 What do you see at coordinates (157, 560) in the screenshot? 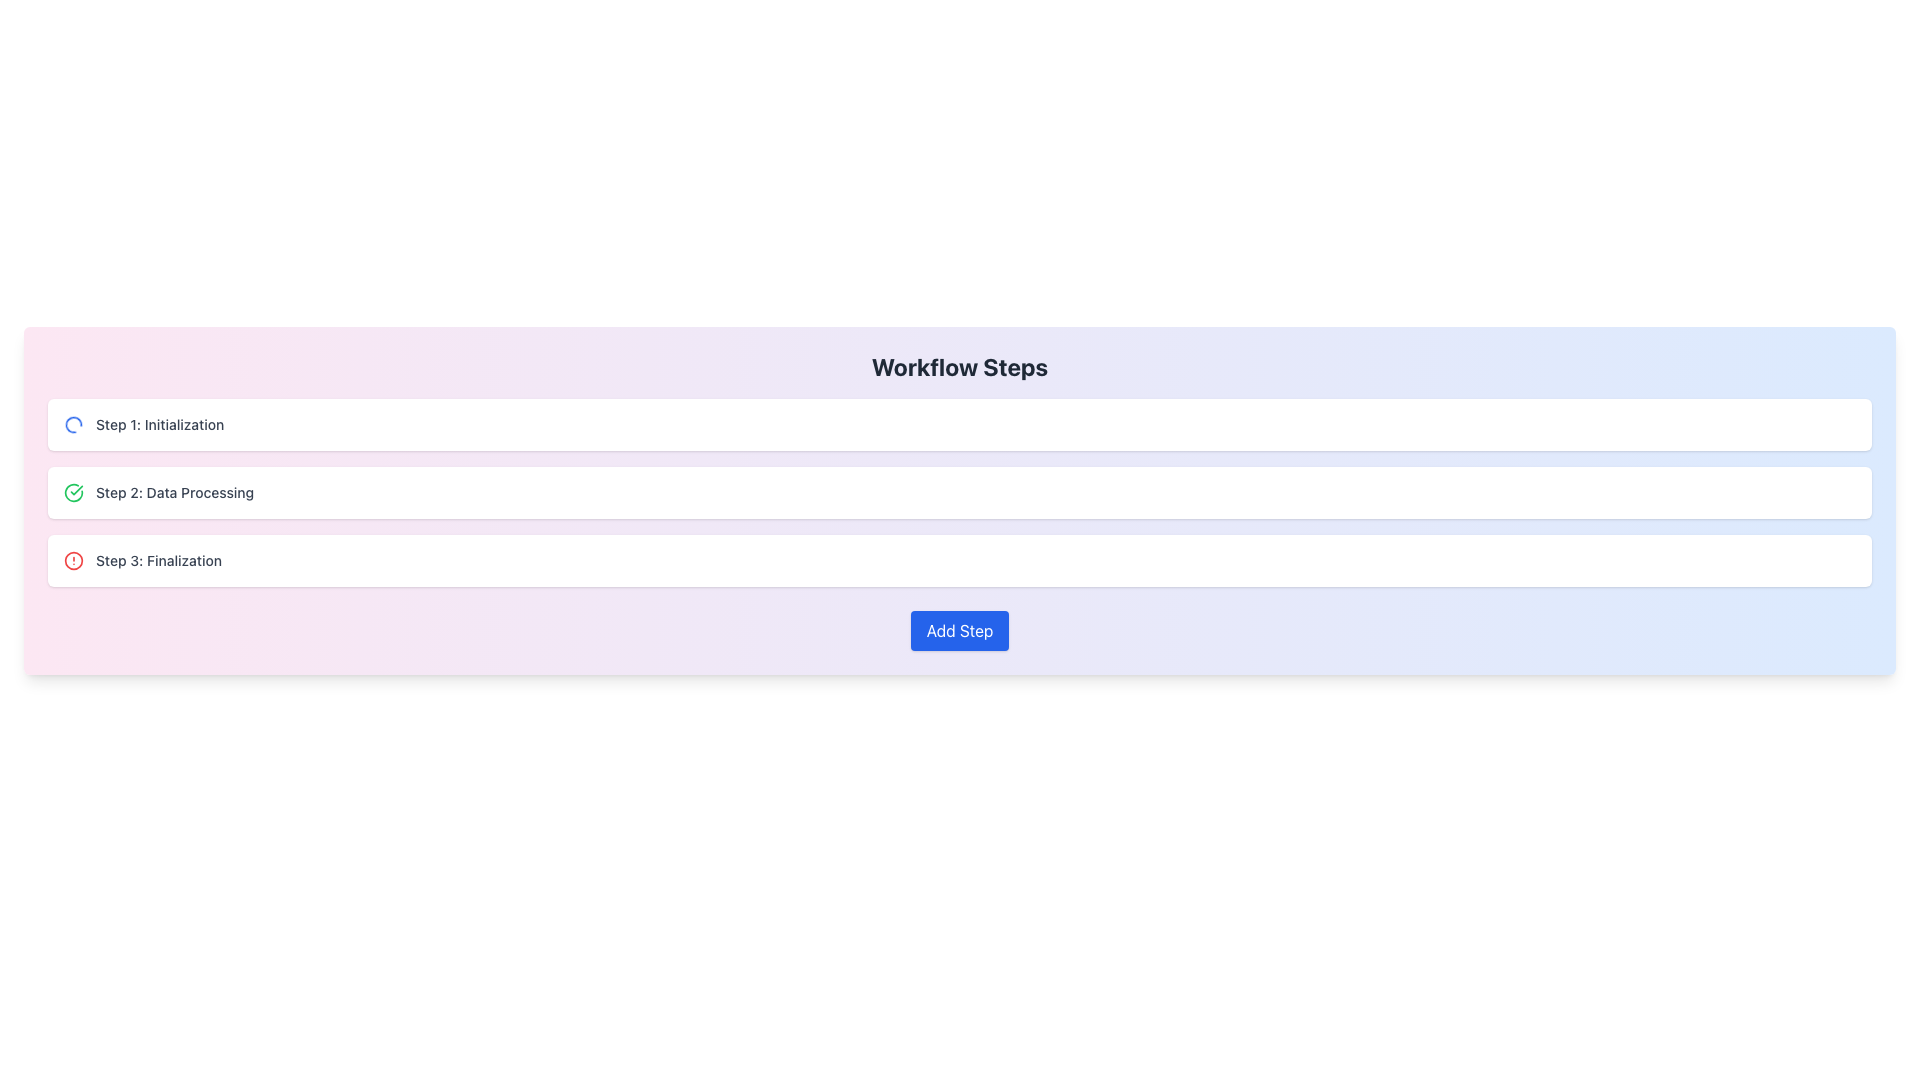
I see `textual content of the third step label in the workflow process, positioned below 'Step 2: Data Processing' and above the bottom action button` at bounding box center [157, 560].